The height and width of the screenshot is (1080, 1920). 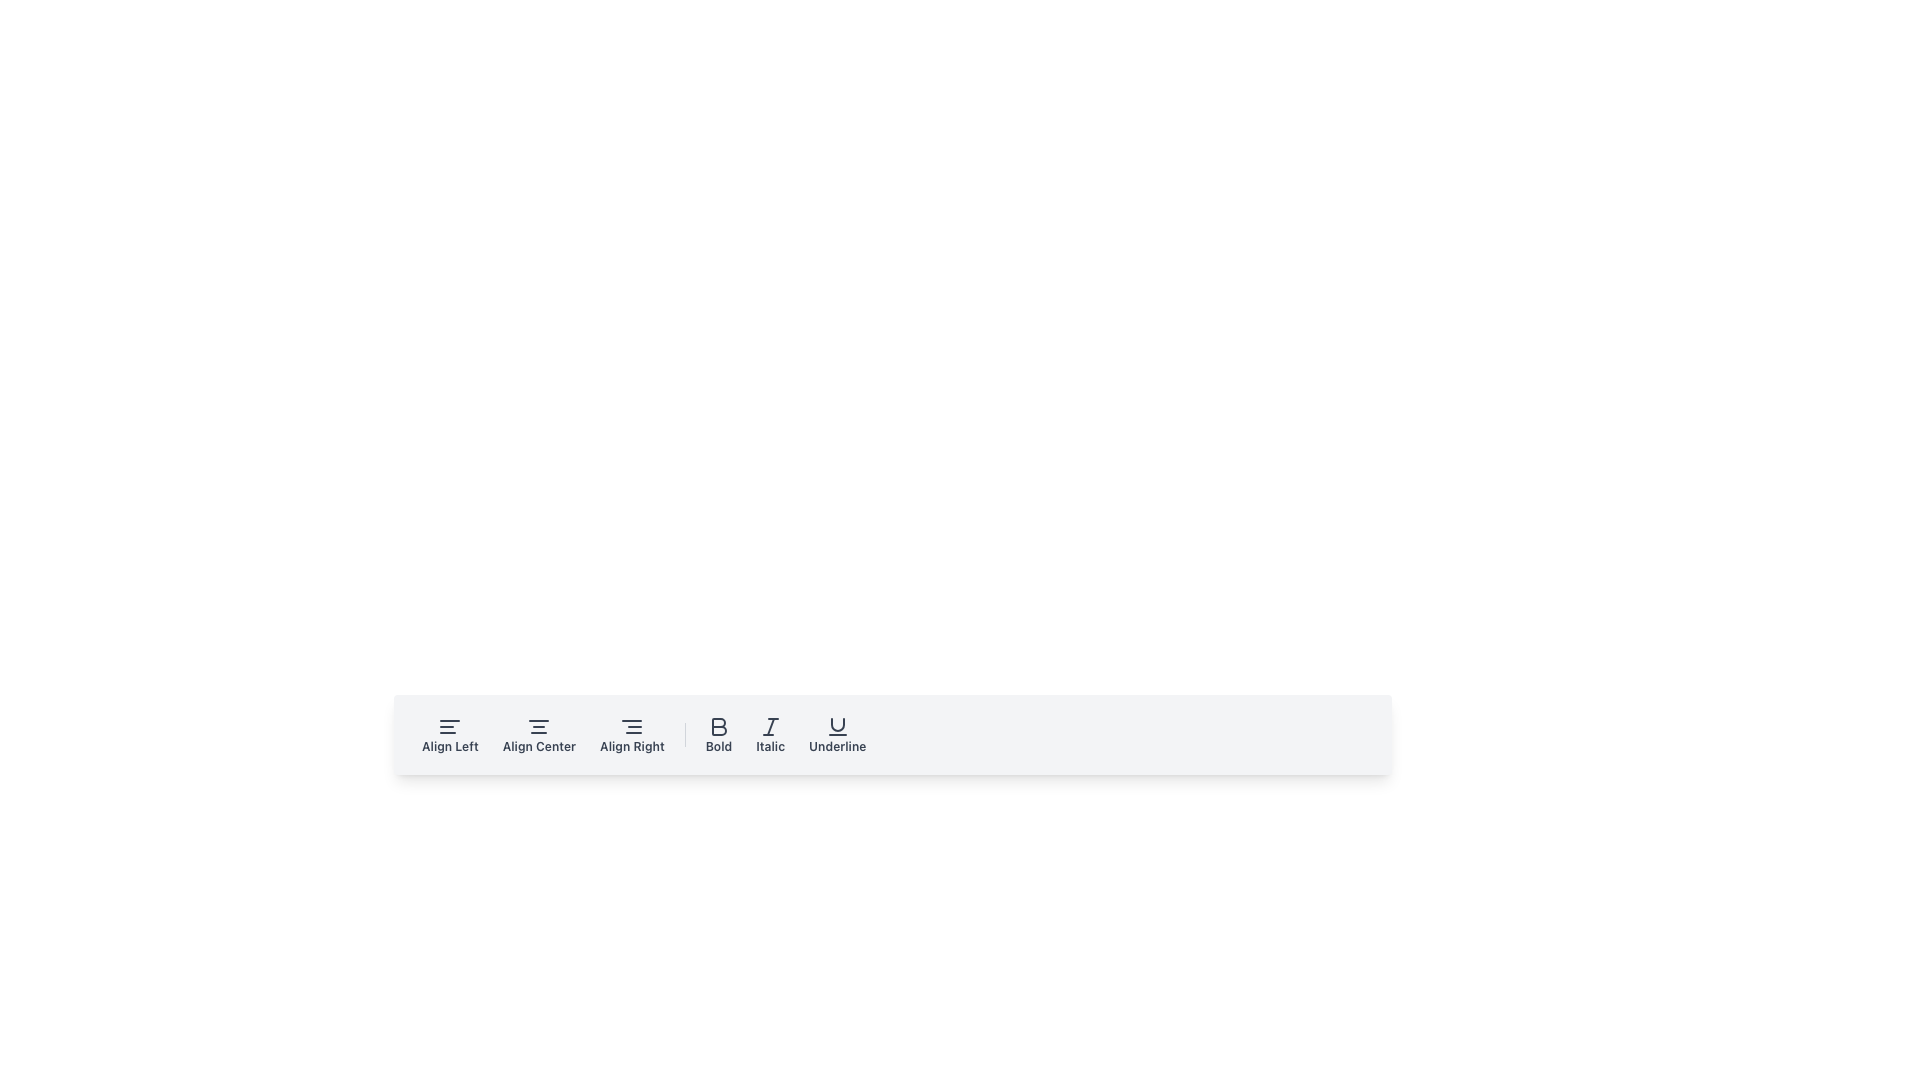 I want to click on the underline formatting button located at the far right of the horizontal toolbar, which is the sixth button from the left, so click(x=837, y=735).